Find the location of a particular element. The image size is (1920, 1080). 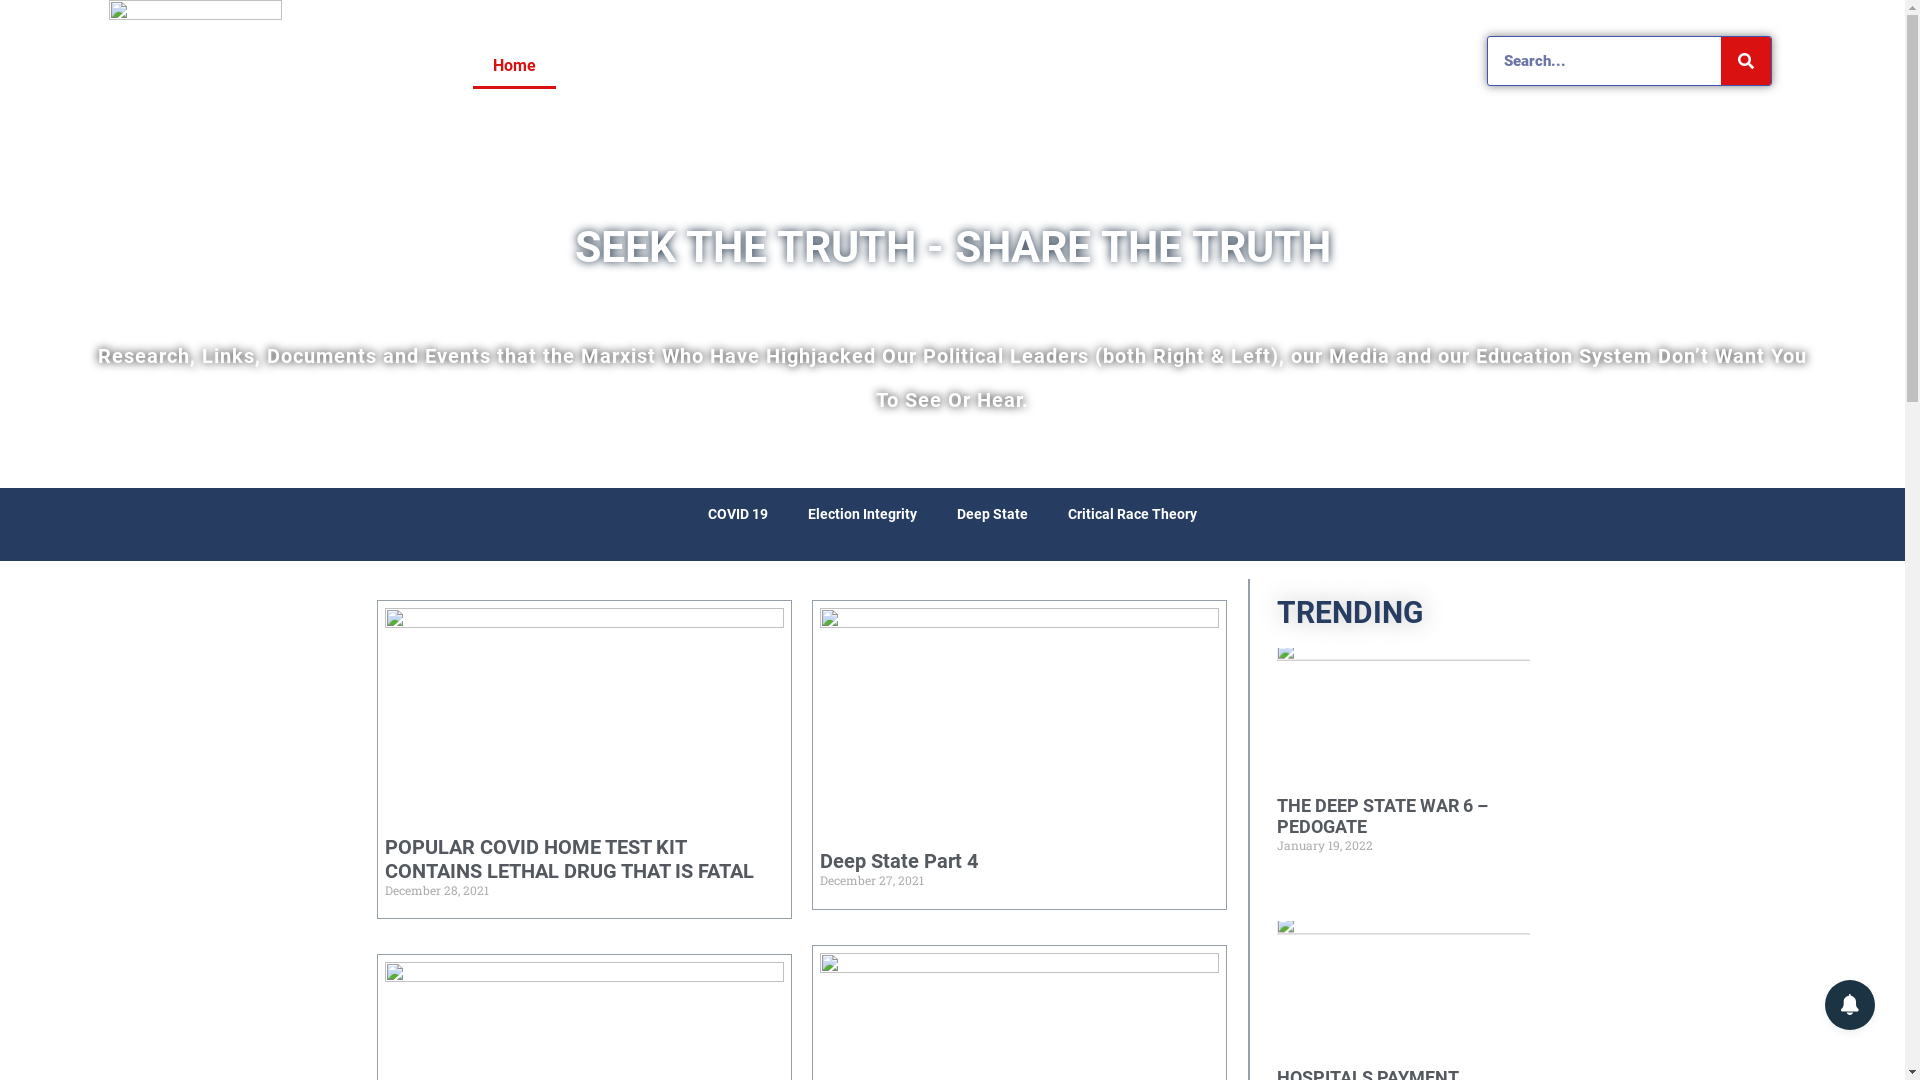

'Home' is located at coordinates (514, 64).